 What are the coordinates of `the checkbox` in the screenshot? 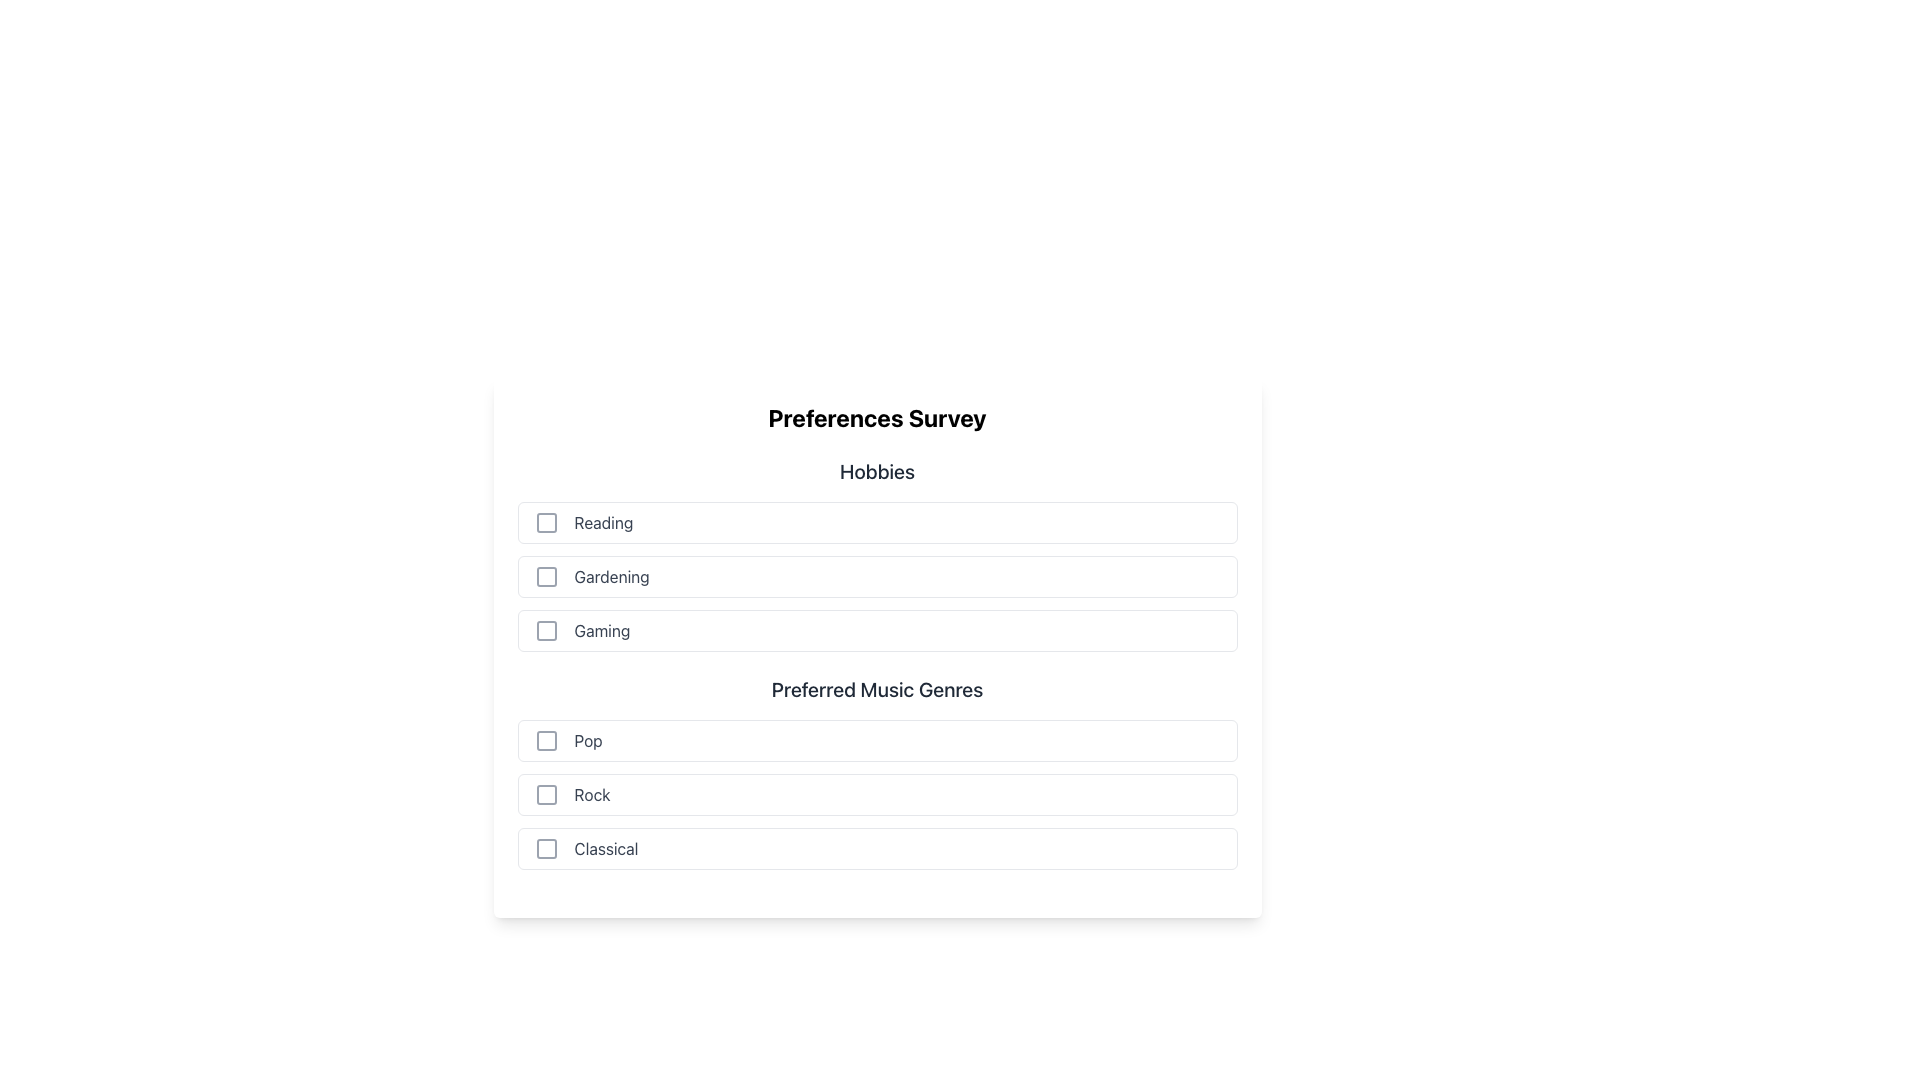 It's located at (546, 793).